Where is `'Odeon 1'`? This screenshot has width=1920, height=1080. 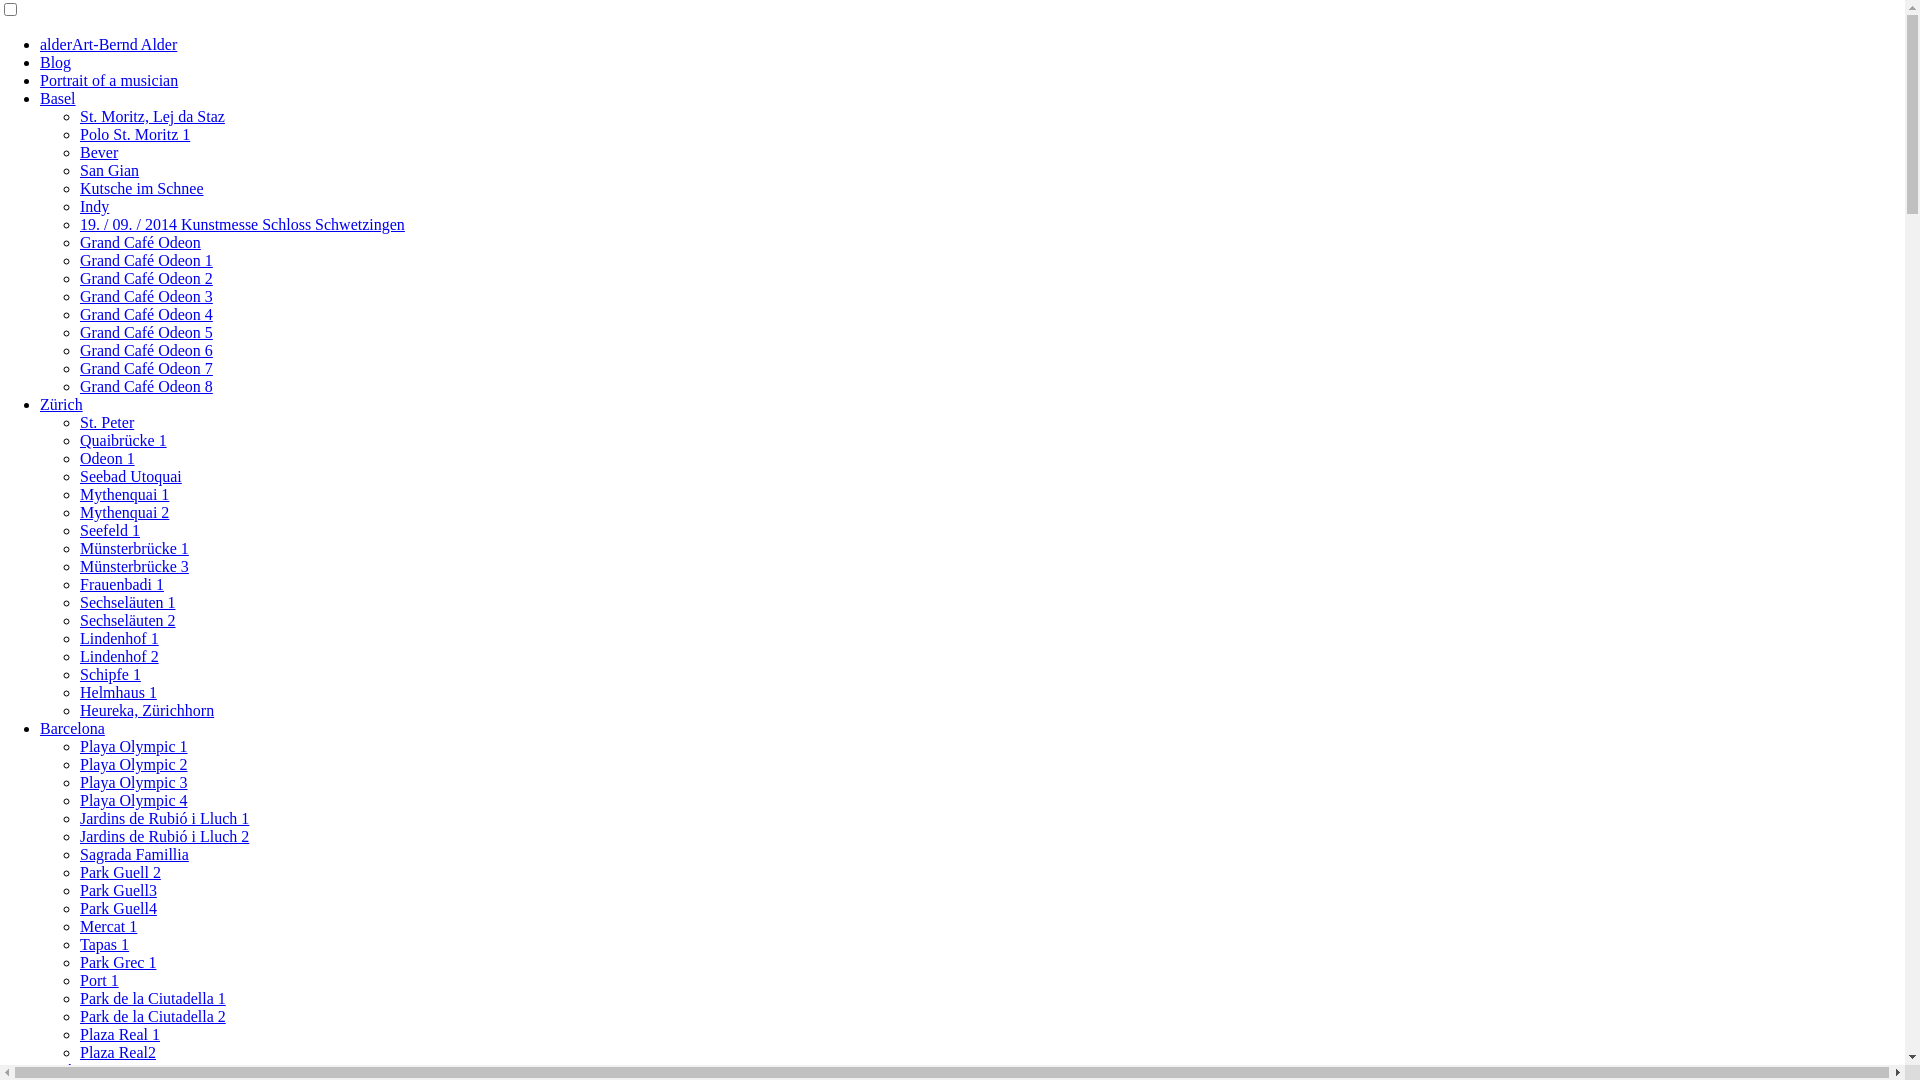
'Odeon 1' is located at coordinates (106, 458).